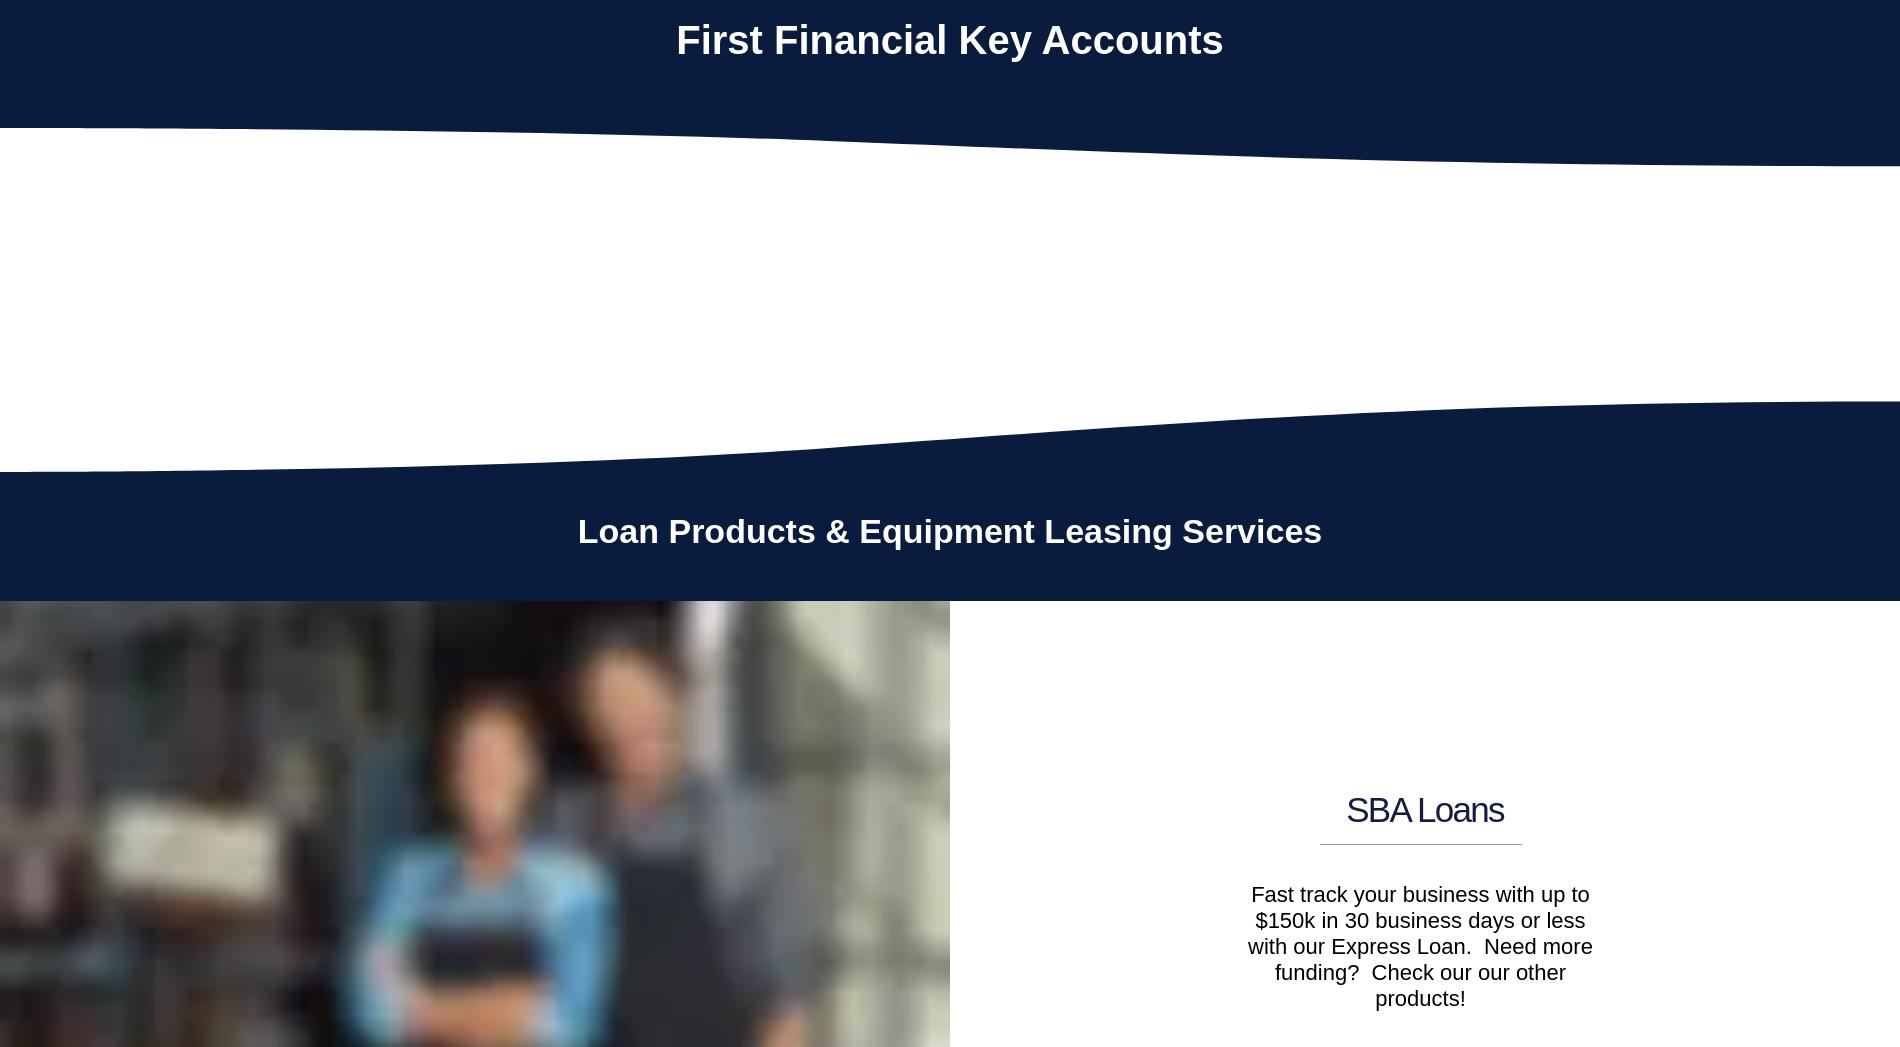  I want to click on 'Mosquito joe', so click(106, 307).